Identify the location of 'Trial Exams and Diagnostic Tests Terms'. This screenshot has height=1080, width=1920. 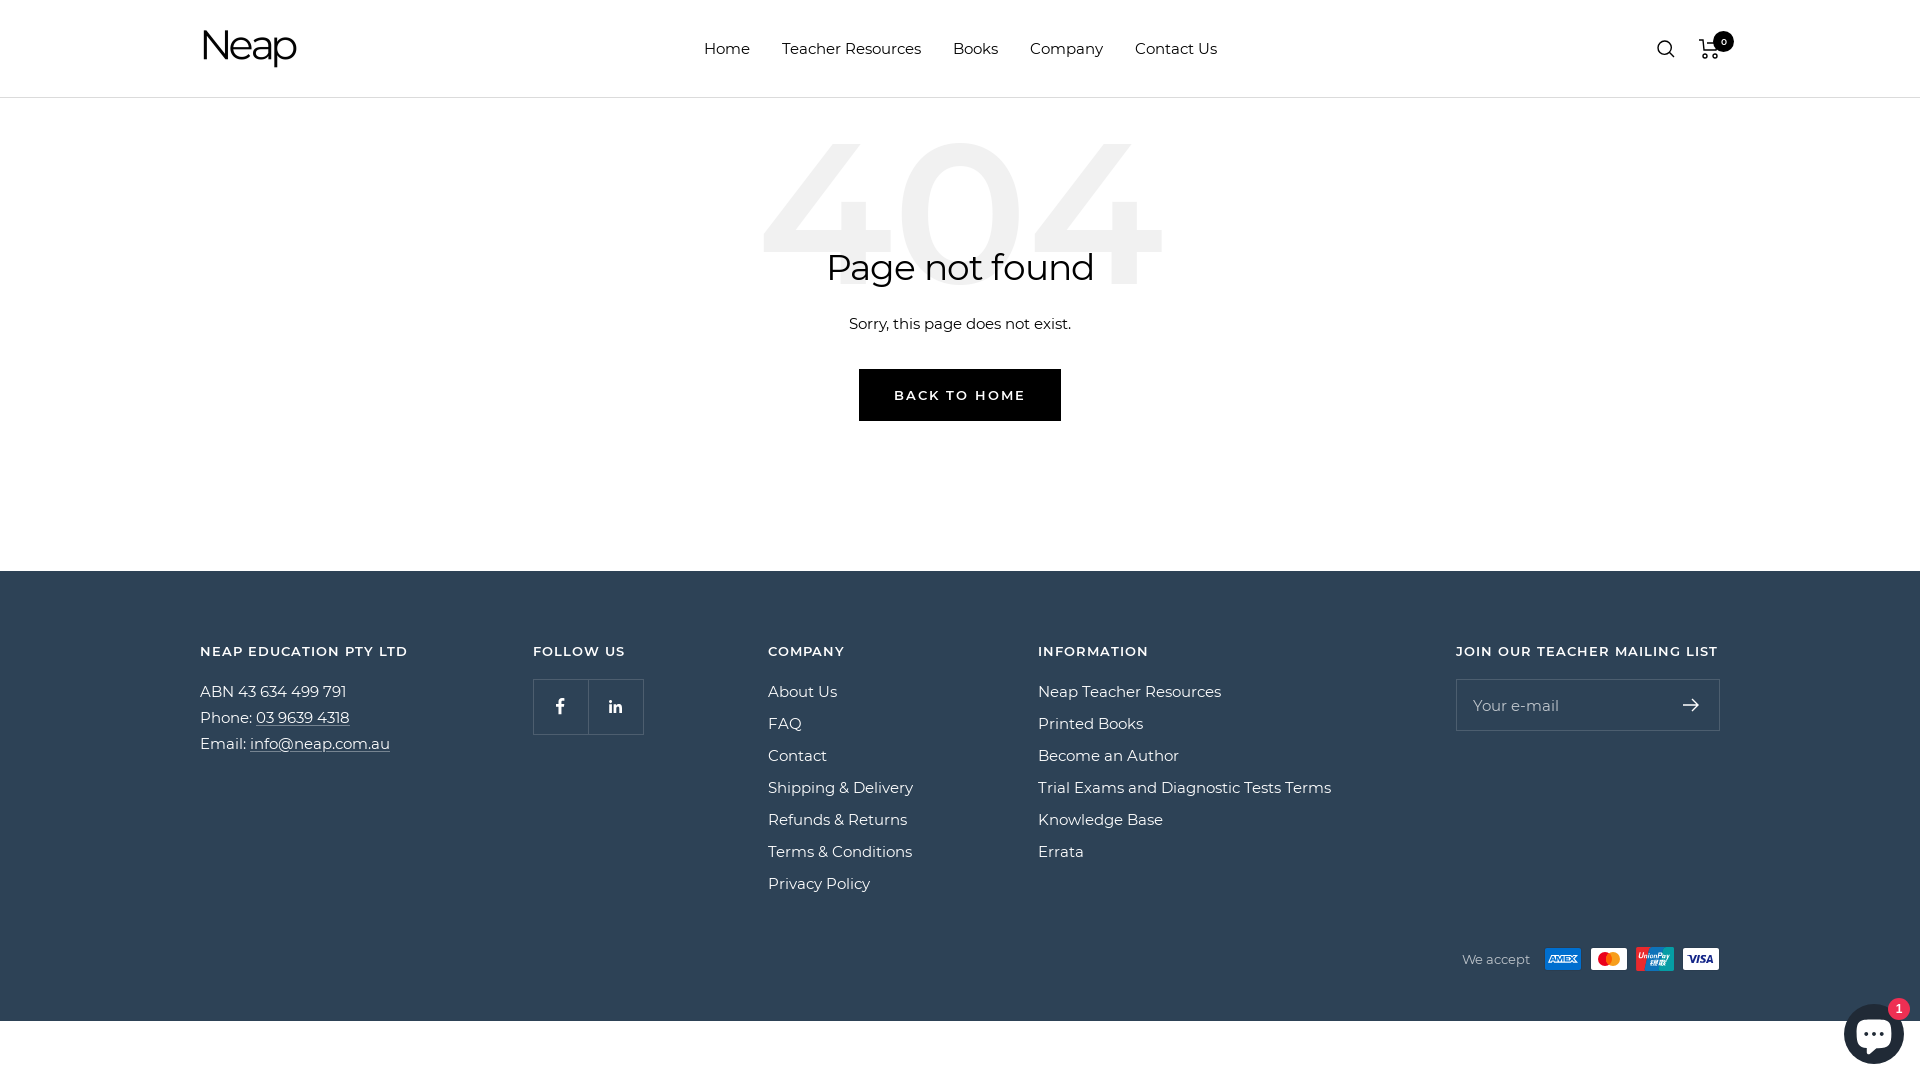
(1184, 786).